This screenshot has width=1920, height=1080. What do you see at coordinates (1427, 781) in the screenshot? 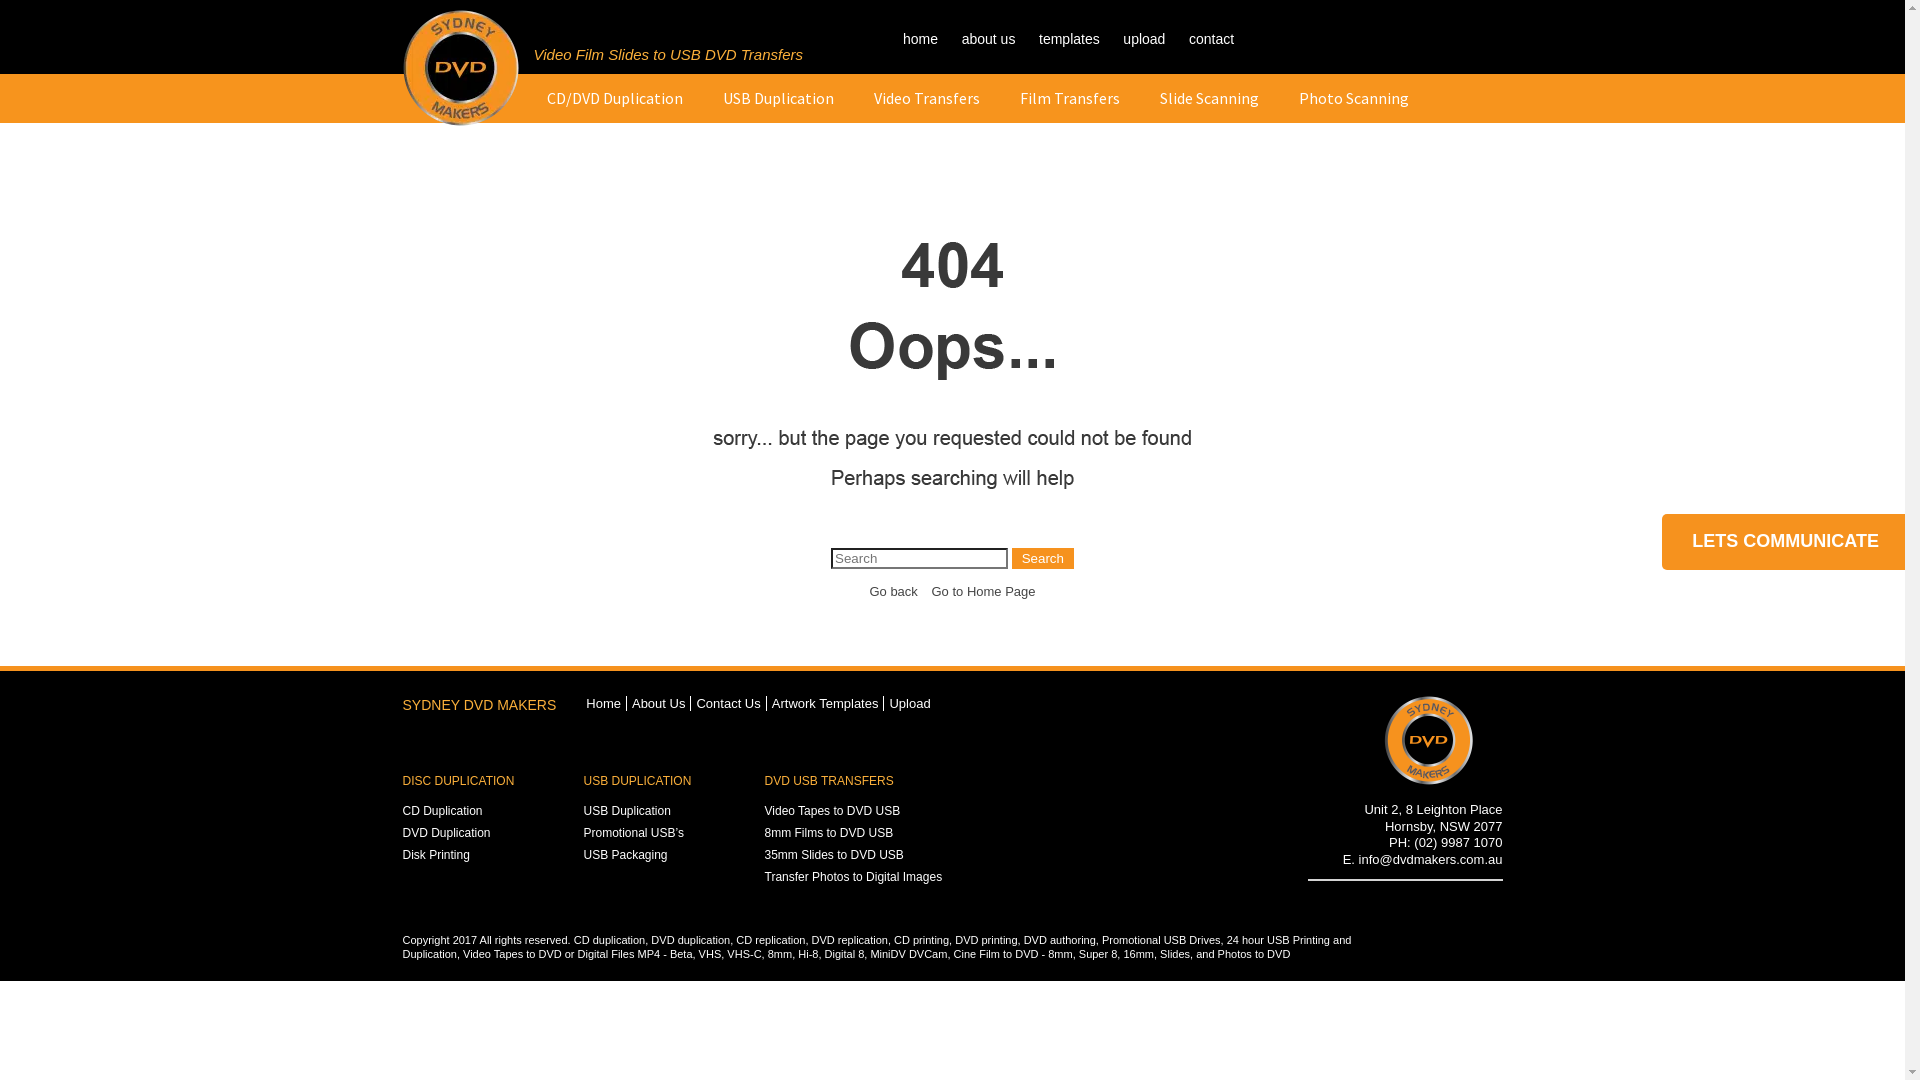
I see `'Footer Logo'` at bounding box center [1427, 781].